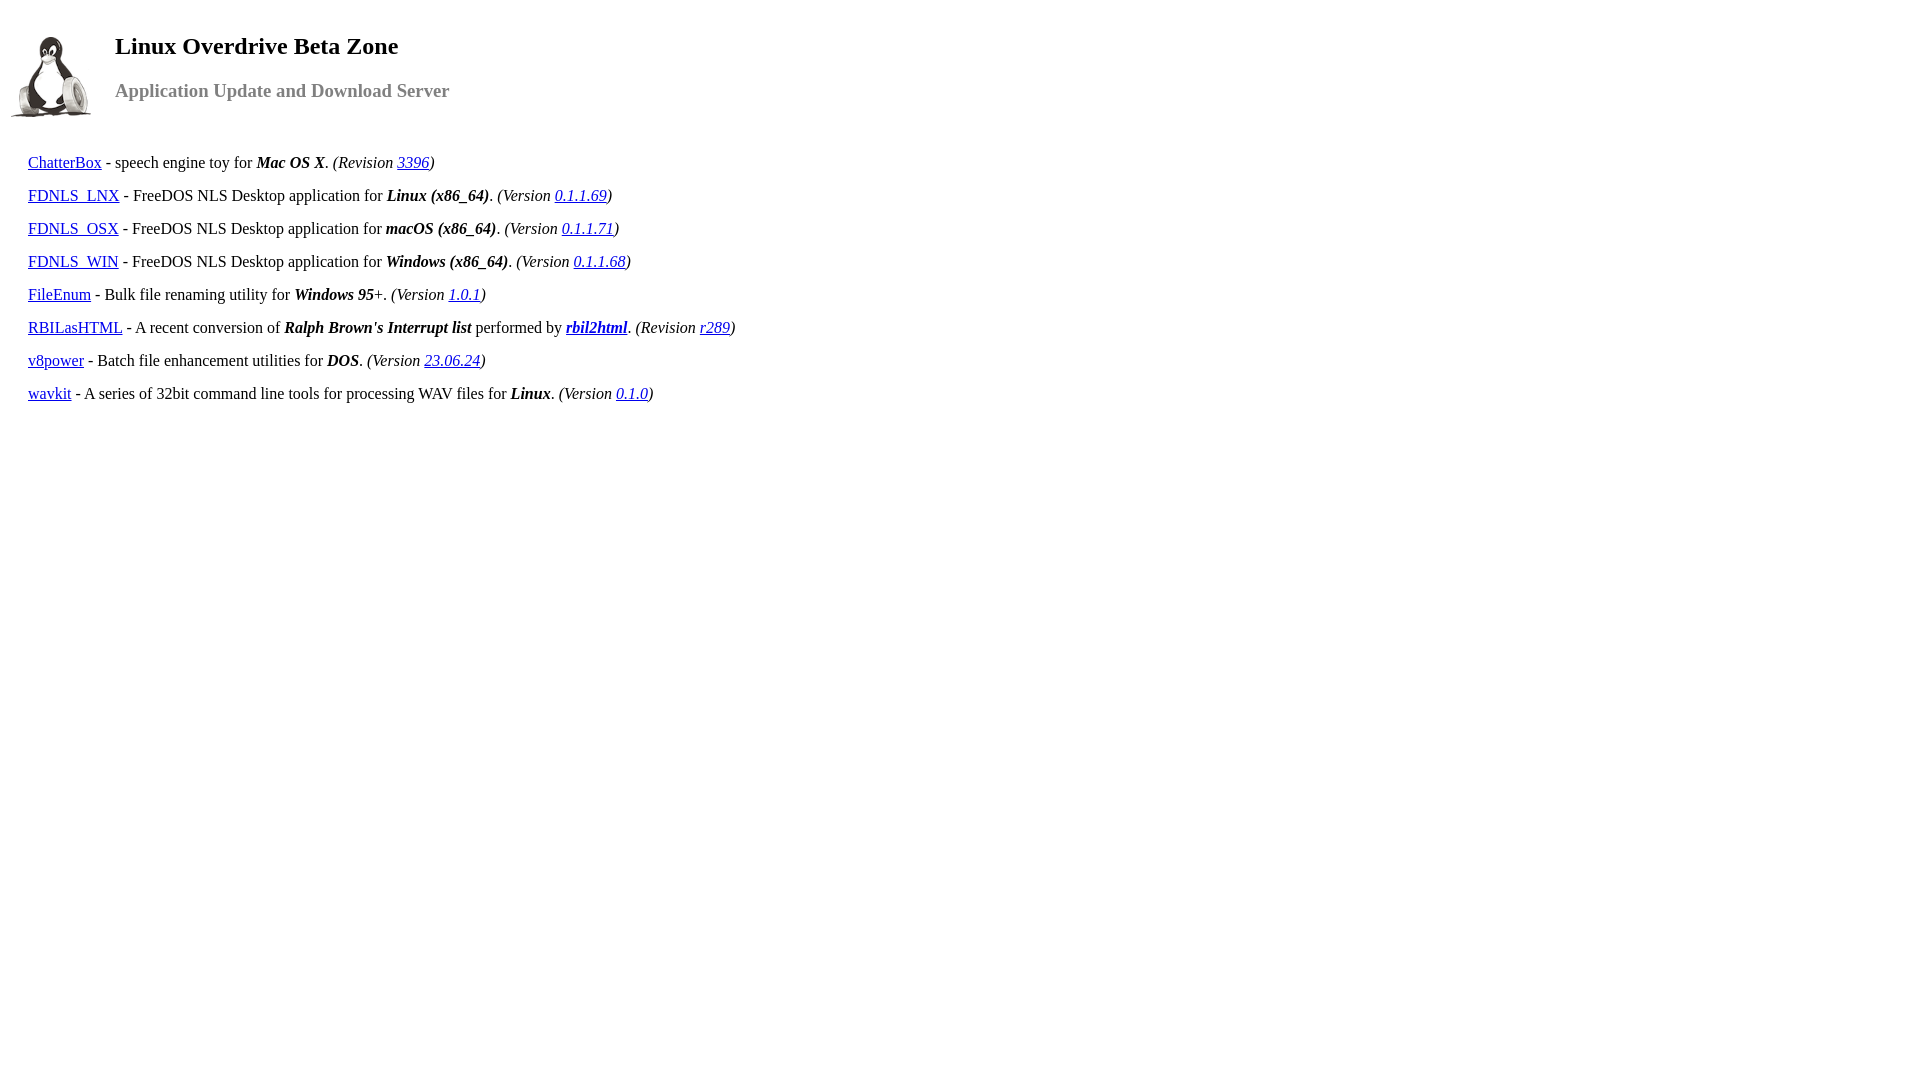 Image resolution: width=1920 pixels, height=1080 pixels. What do you see at coordinates (75, 326) in the screenshot?
I see `'RBILasHTML'` at bounding box center [75, 326].